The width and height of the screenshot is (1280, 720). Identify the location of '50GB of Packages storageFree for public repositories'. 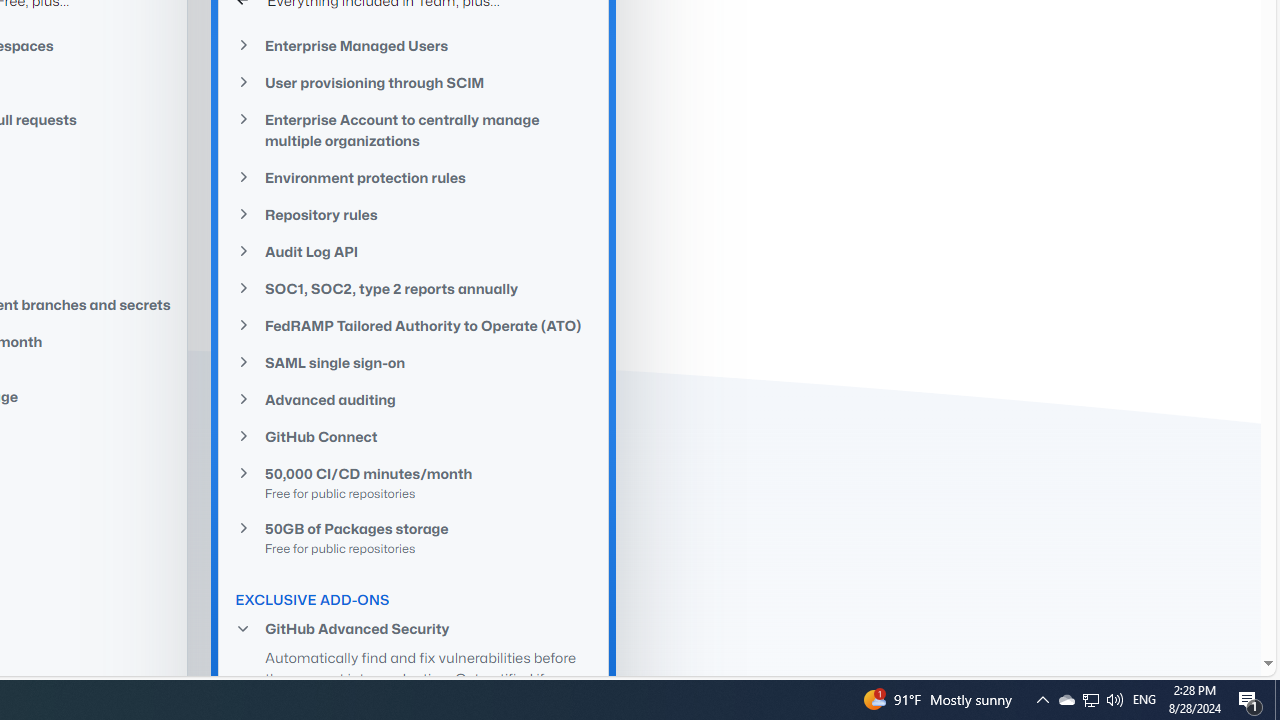
(413, 536).